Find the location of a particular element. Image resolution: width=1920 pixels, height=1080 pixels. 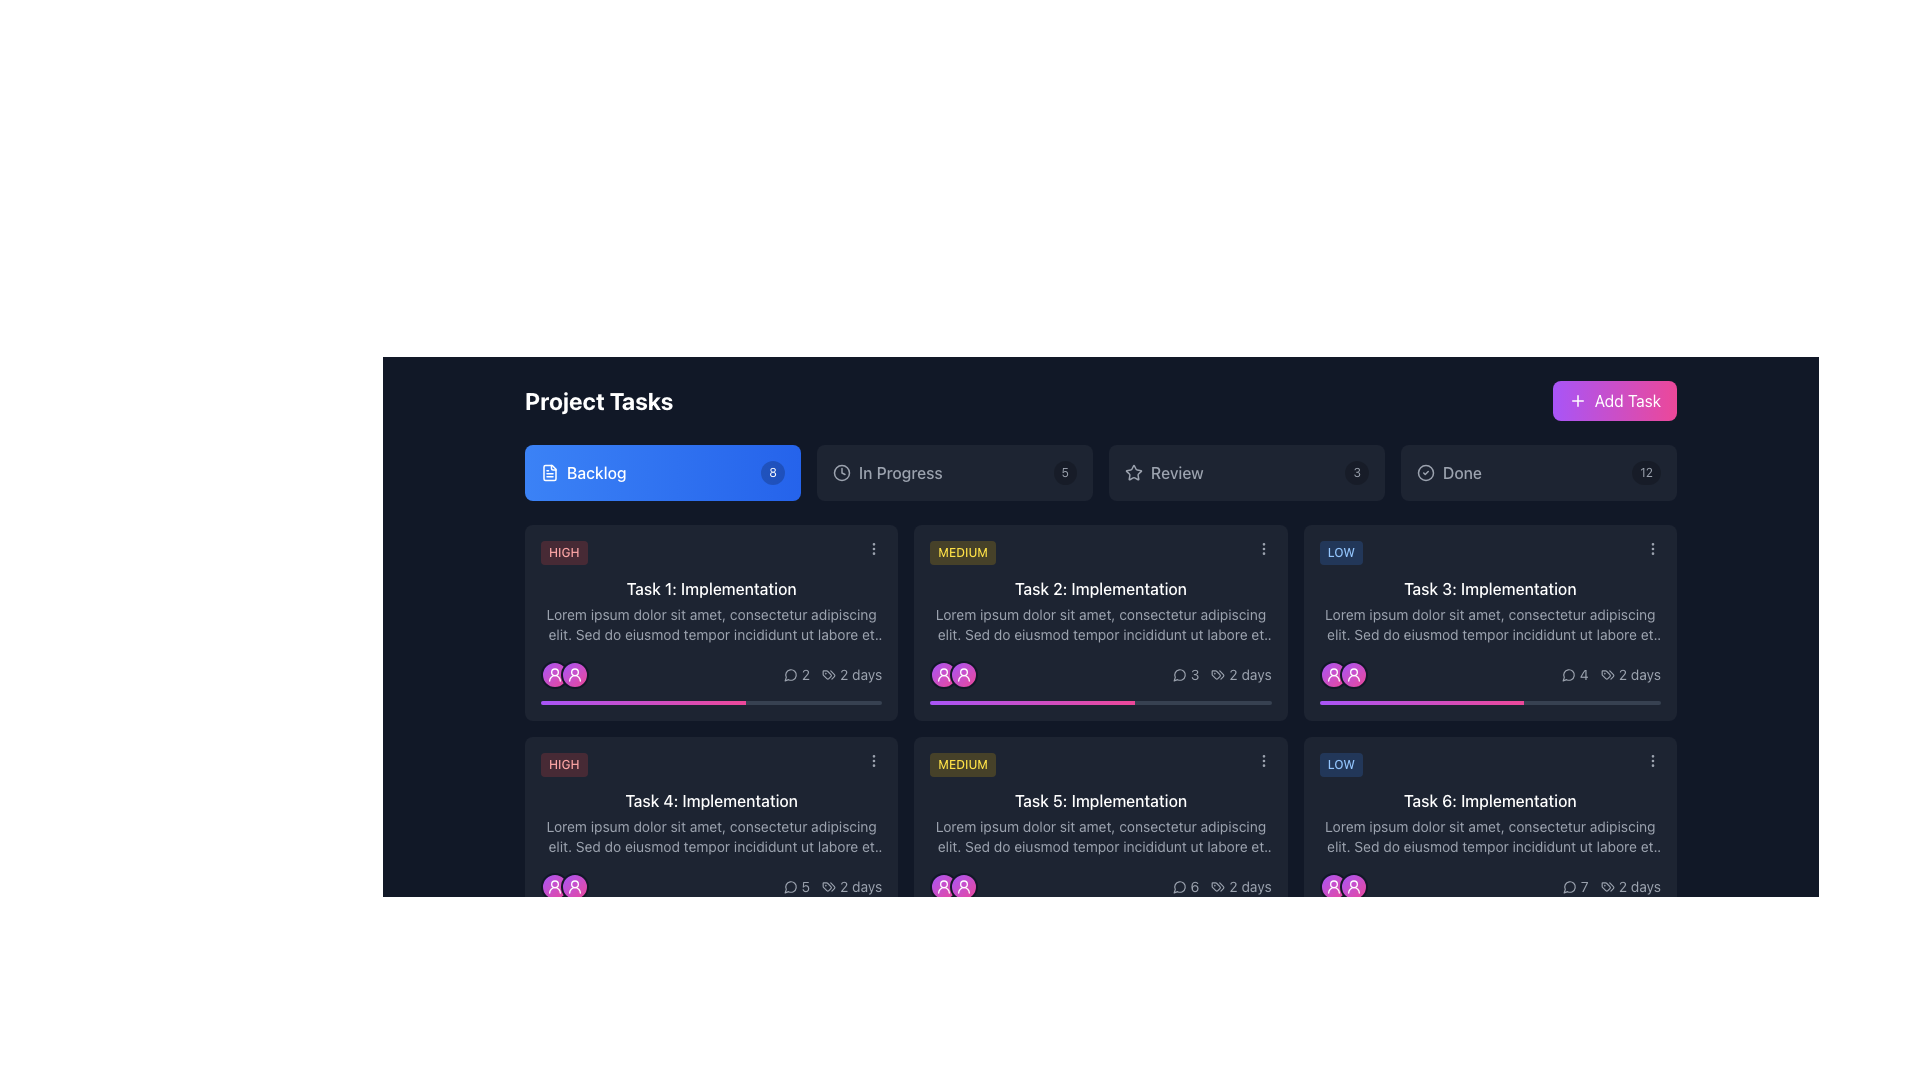

the small document icon located in the upper-left section of the interface, to the left of the 'Backlog' label in the 'Project Tasks' area is located at coordinates (550, 473).